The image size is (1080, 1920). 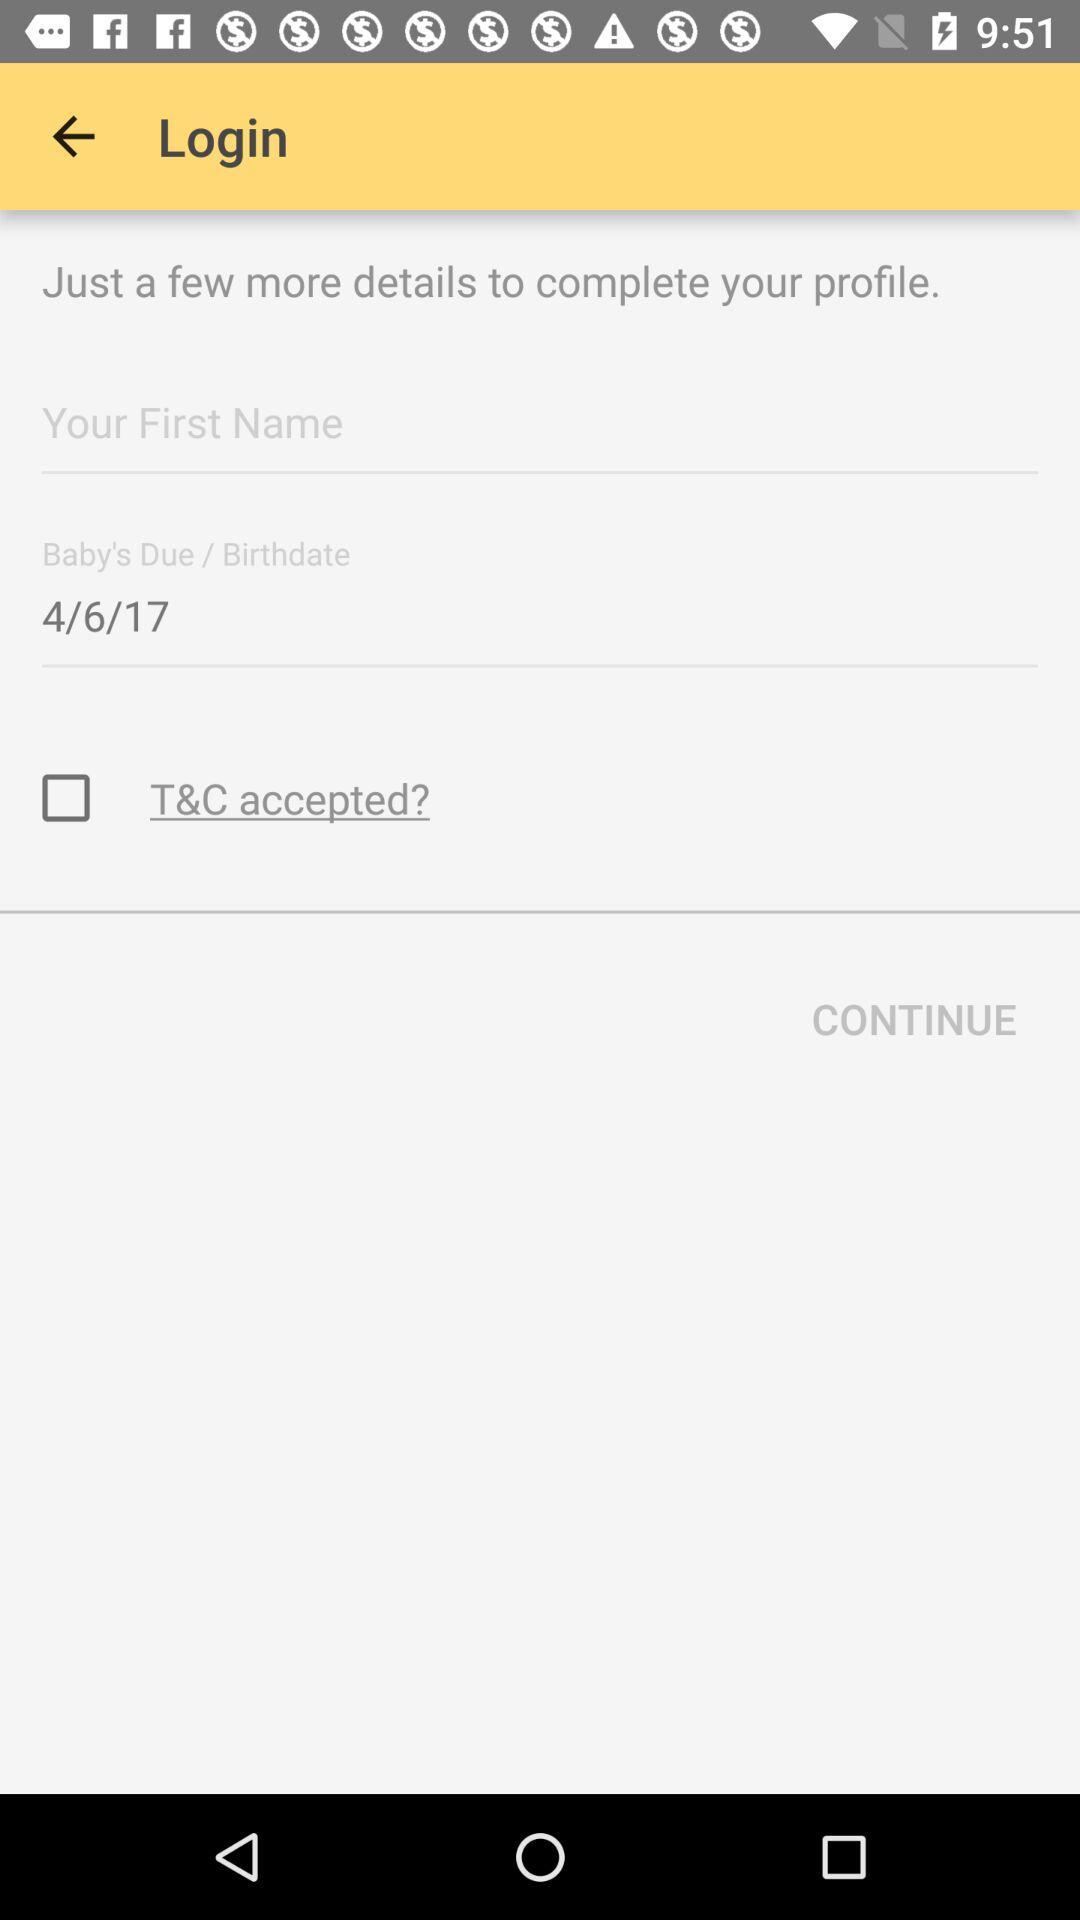 I want to click on the t&c accepted? icon, so click(x=289, y=796).